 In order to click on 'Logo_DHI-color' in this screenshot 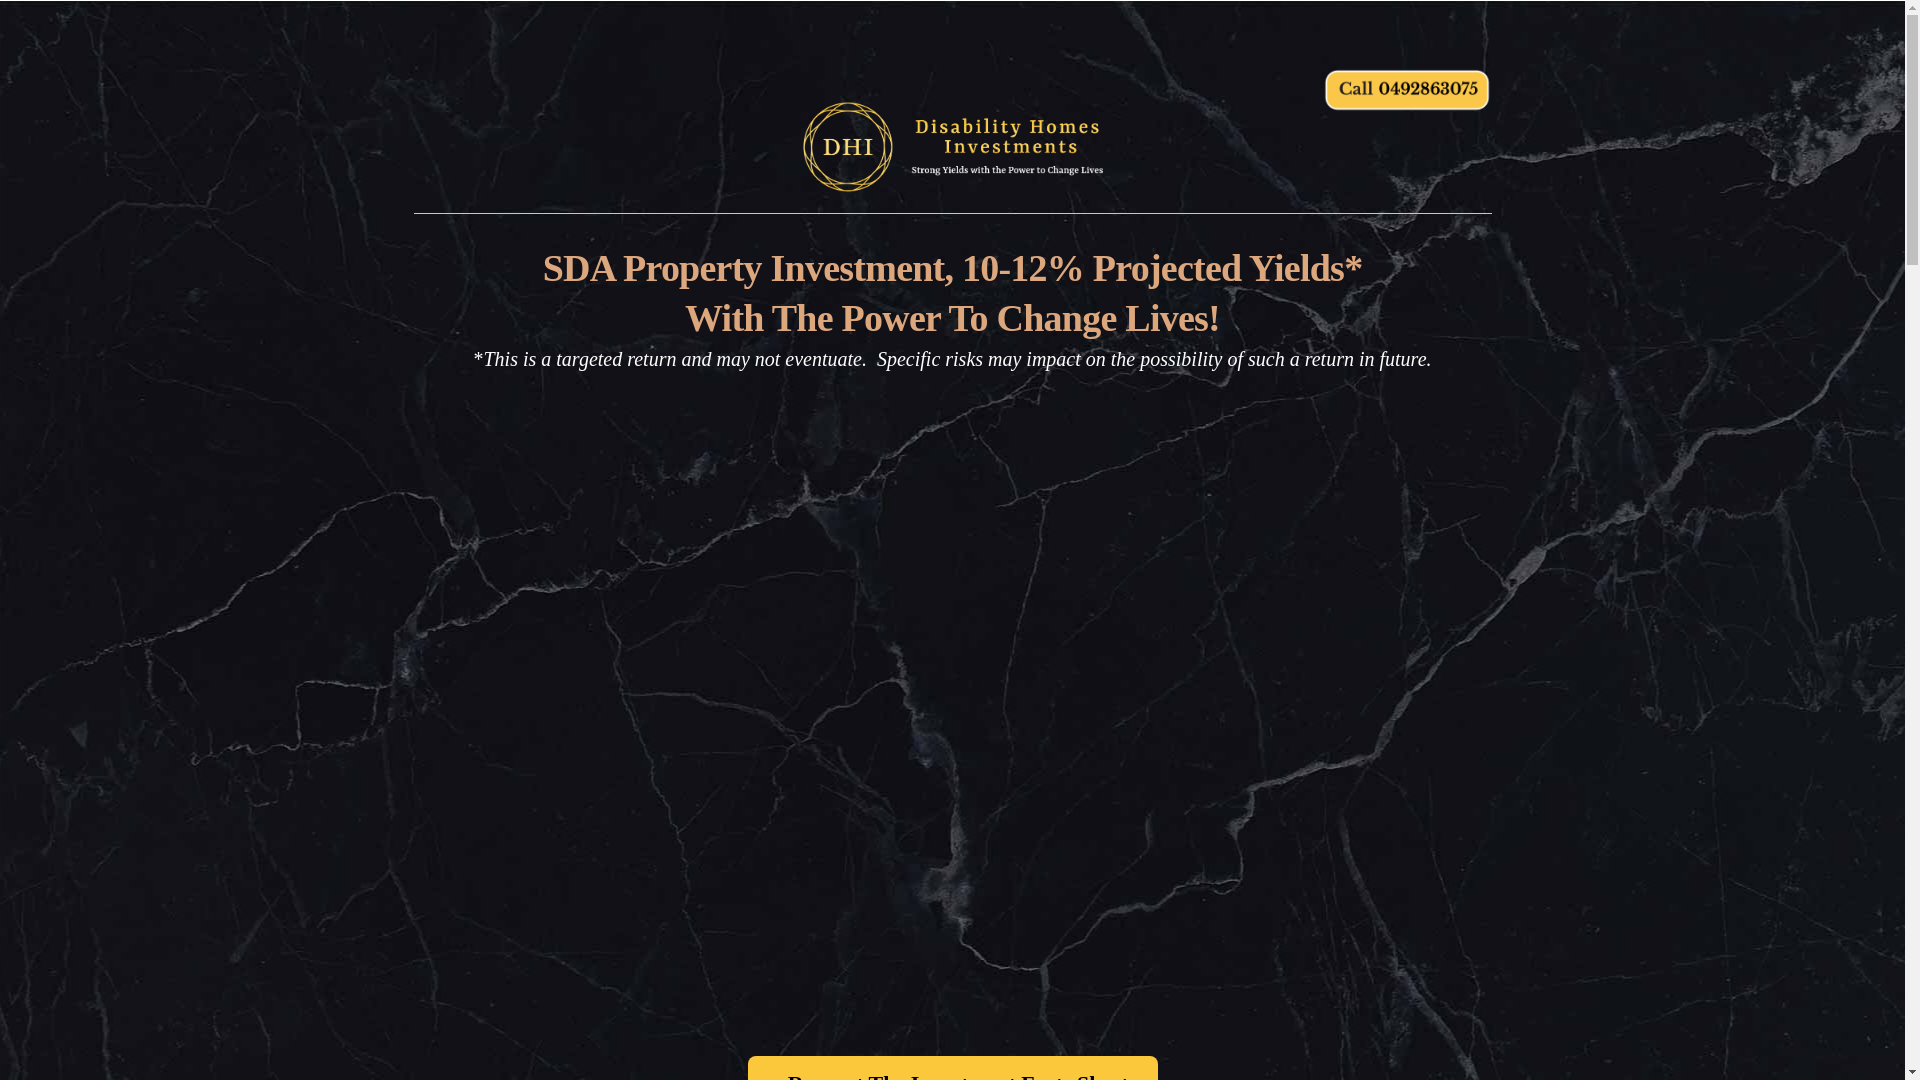, I will do `click(952, 145)`.